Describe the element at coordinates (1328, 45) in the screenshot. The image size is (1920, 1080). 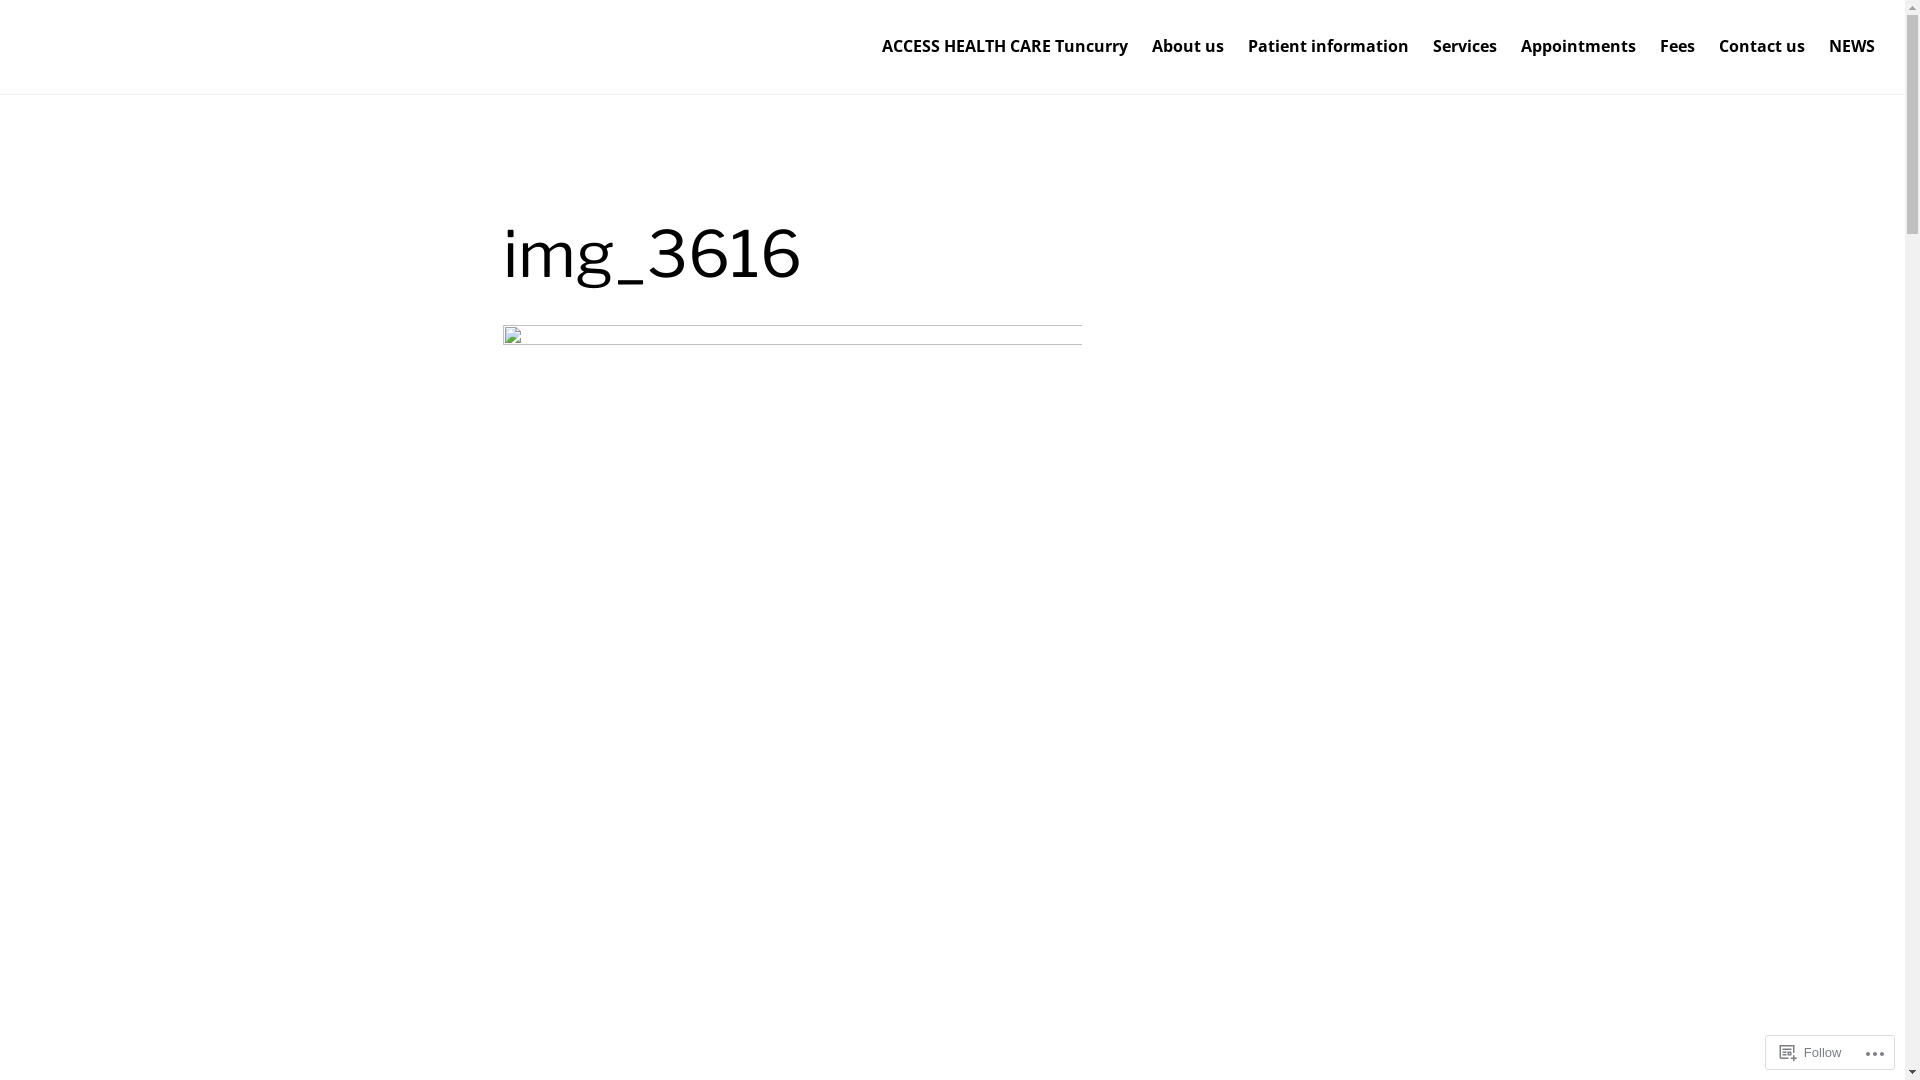
I see `'Patient information'` at that location.